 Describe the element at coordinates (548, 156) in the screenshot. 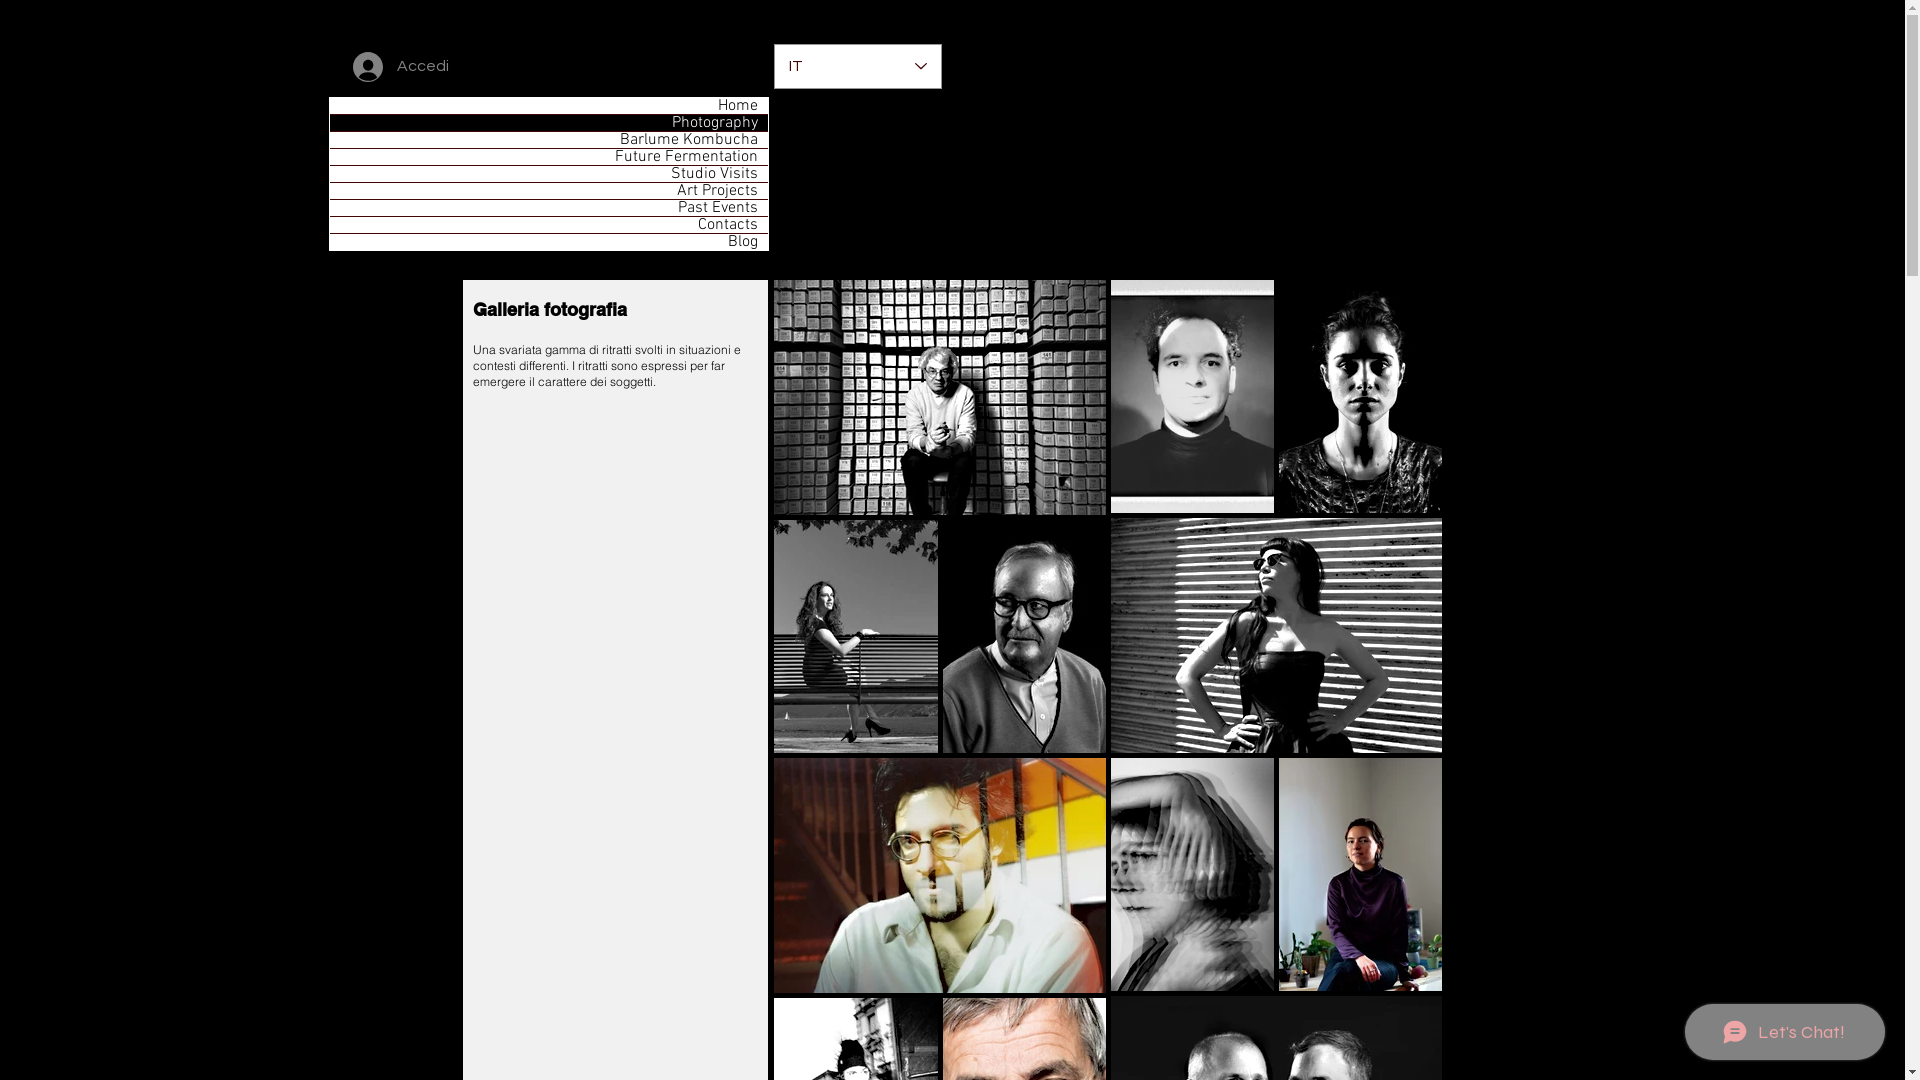

I see `'Future Fermentation'` at that location.